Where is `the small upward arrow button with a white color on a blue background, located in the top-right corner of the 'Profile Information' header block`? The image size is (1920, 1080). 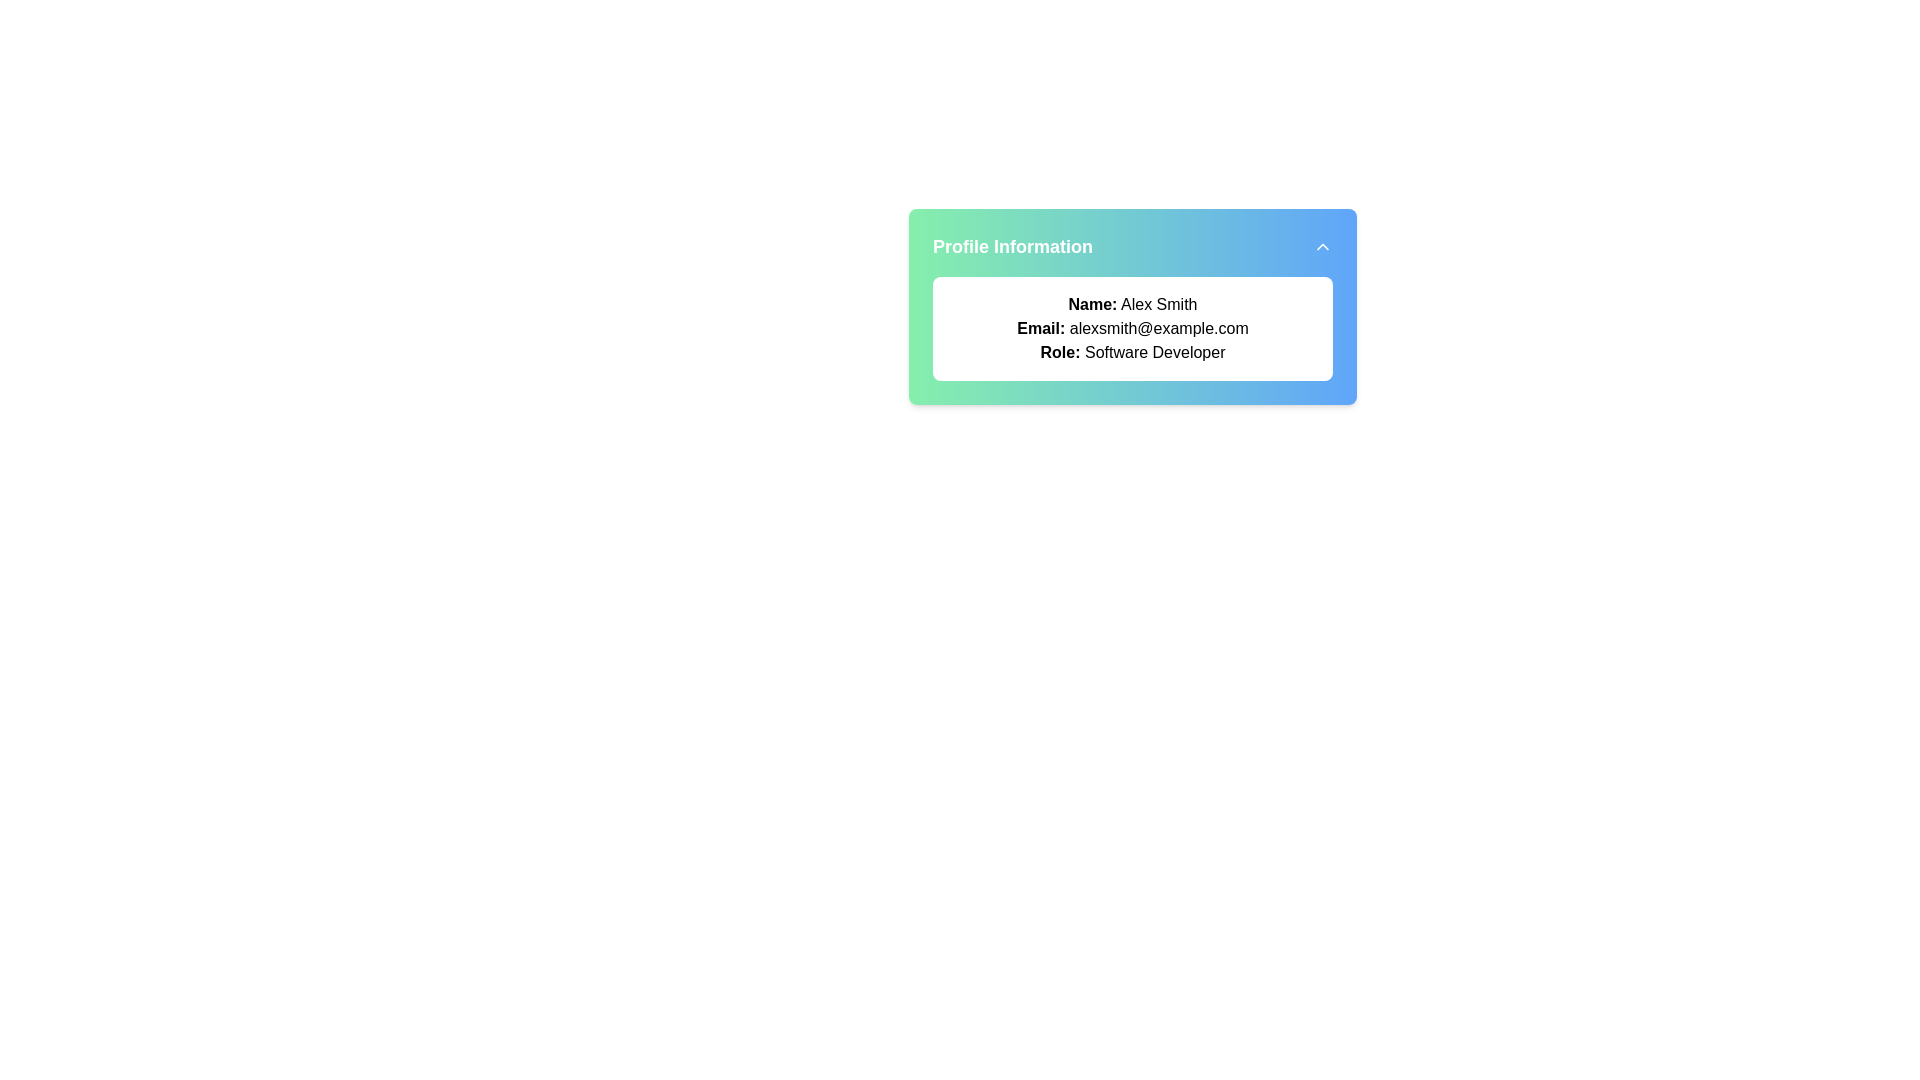
the small upward arrow button with a white color on a blue background, located in the top-right corner of the 'Profile Information' header block is located at coordinates (1323, 245).